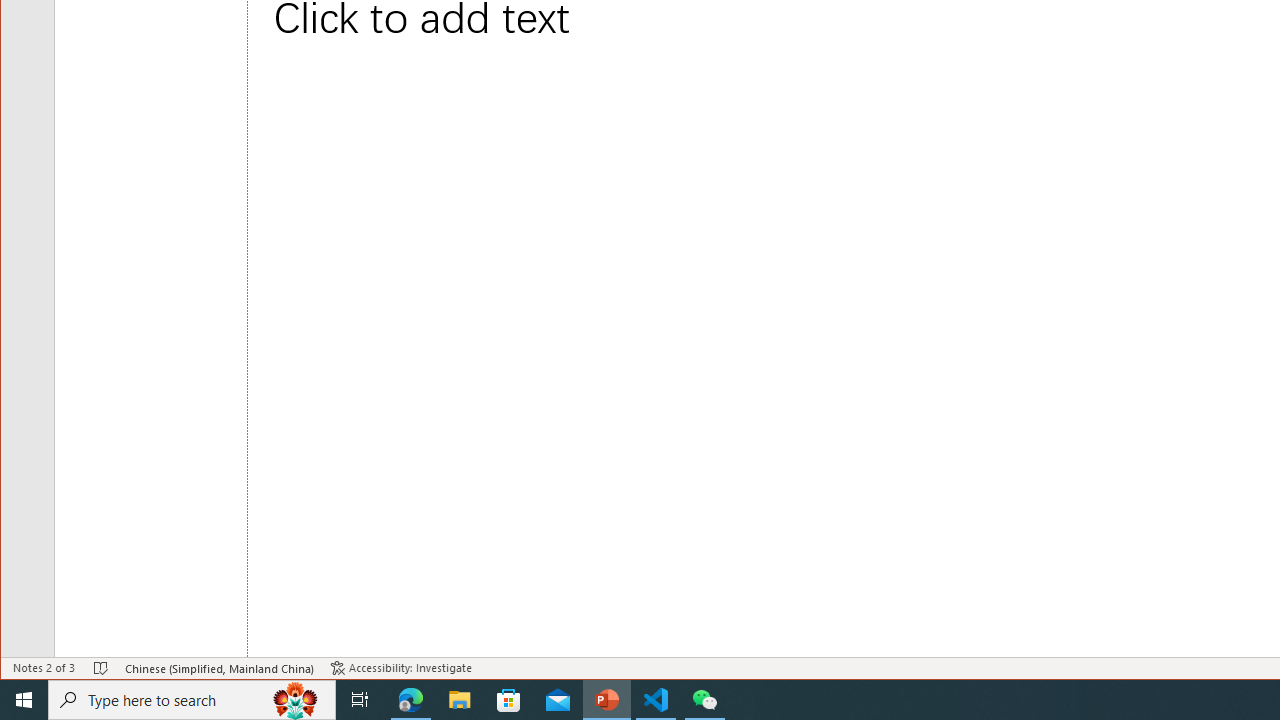 This screenshot has width=1280, height=720. What do you see at coordinates (705, 698) in the screenshot?
I see `'WeChat - 1 running window'` at bounding box center [705, 698].